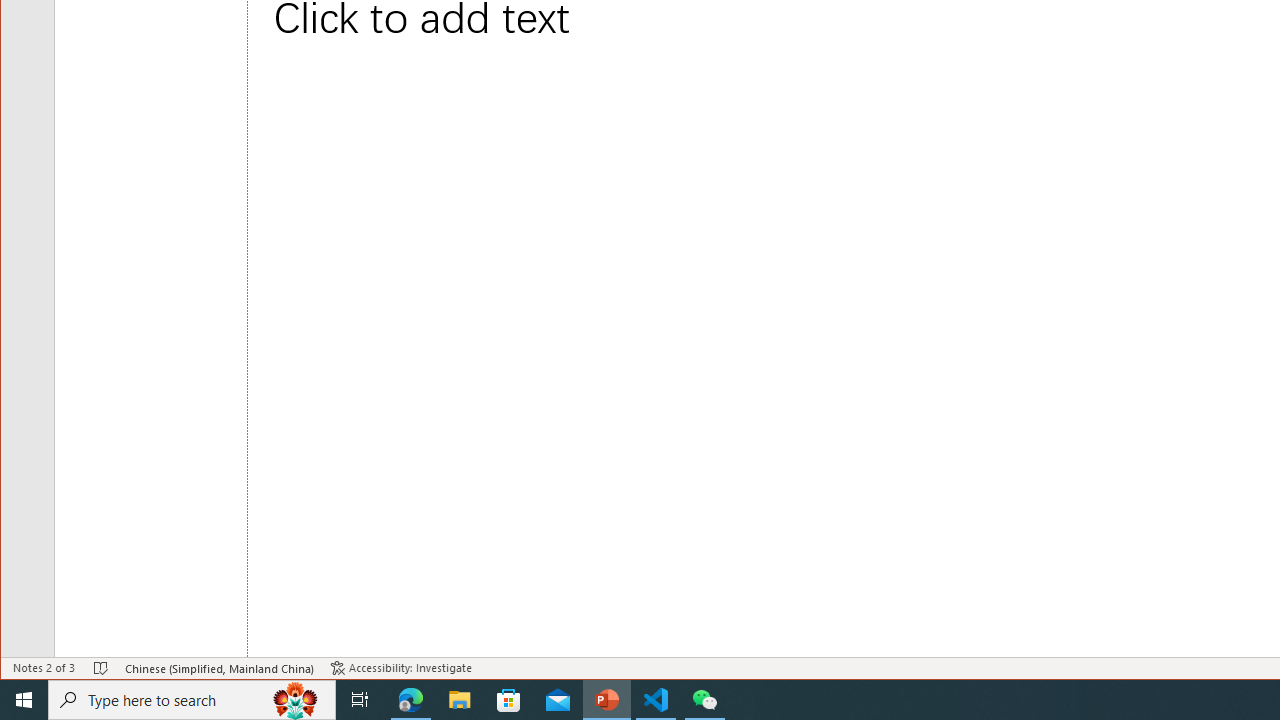 This screenshot has width=1280, height=720. What do you see at coordinates (705, 698) in the screenshot?
I see `'WeChat - 1 running window'` at bounding box center [705, 698].